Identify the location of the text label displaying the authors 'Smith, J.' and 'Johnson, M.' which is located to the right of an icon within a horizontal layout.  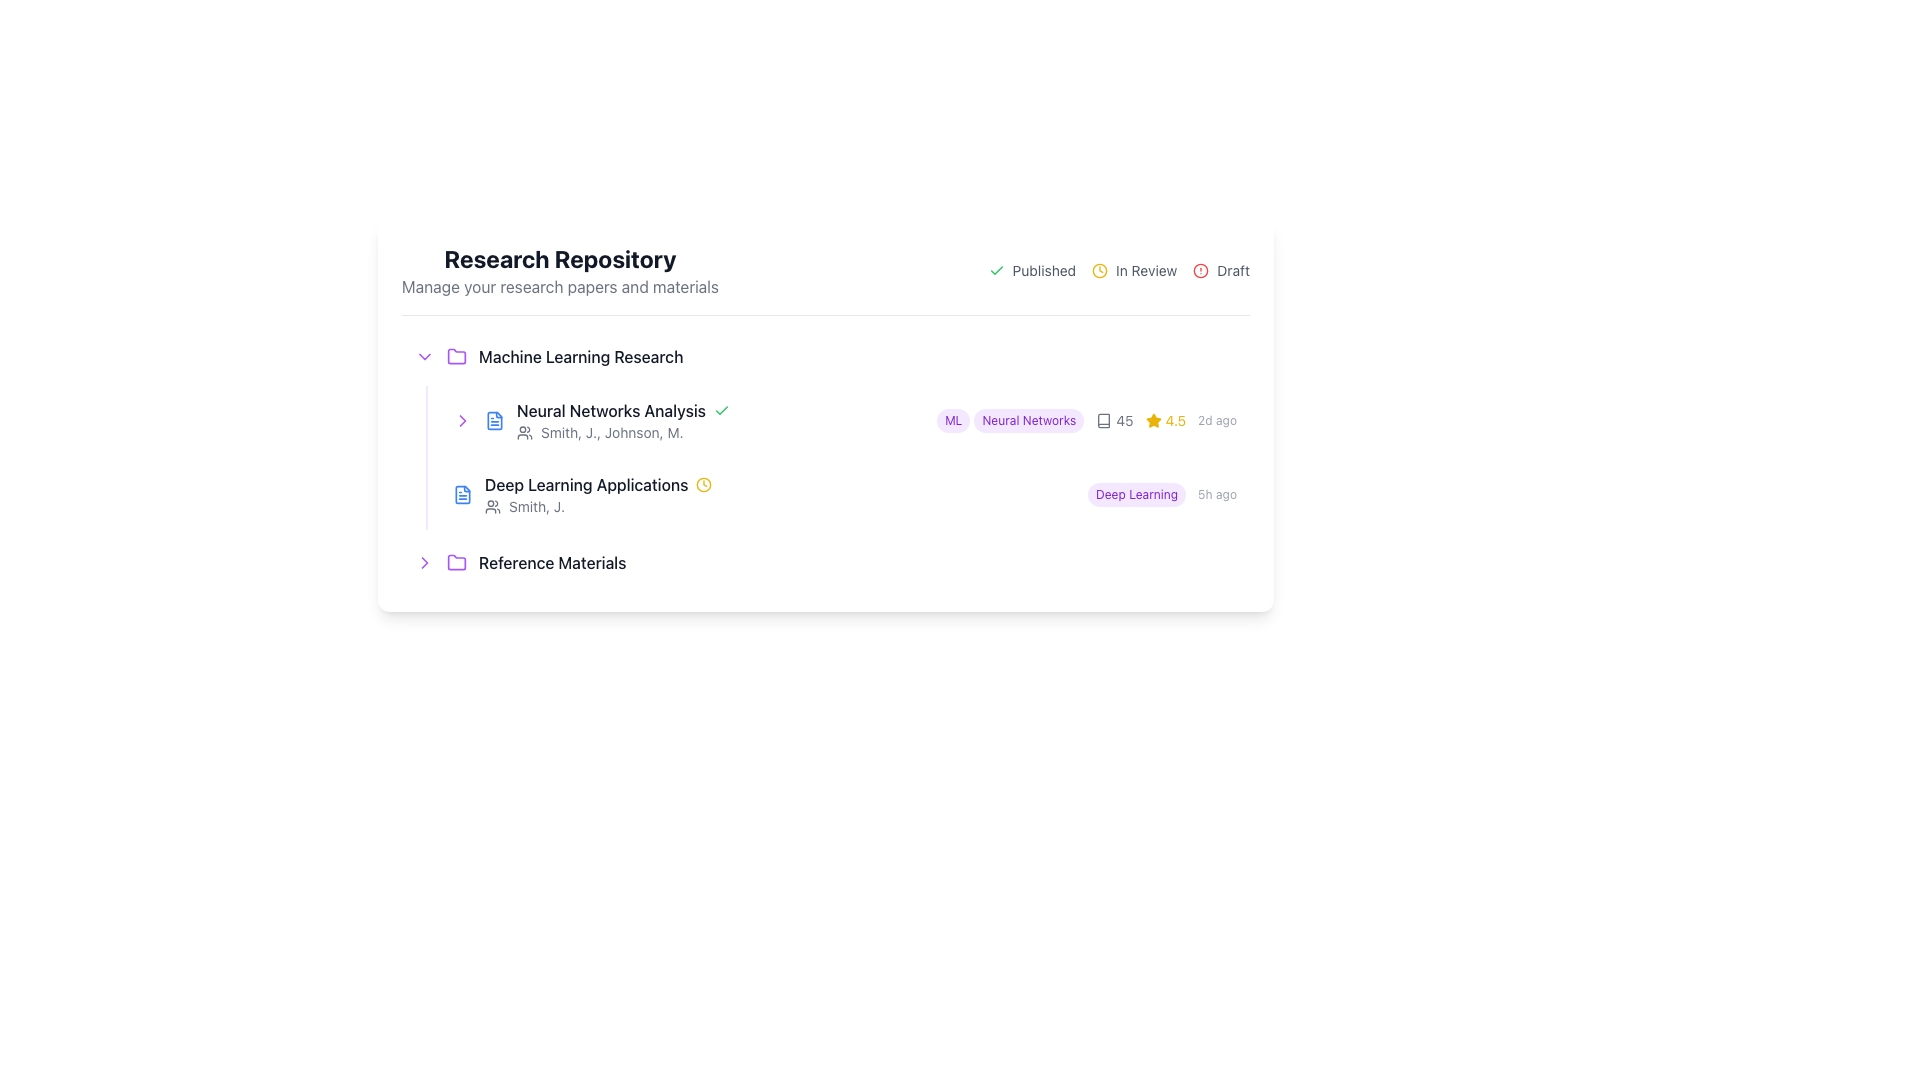
(611, 431).